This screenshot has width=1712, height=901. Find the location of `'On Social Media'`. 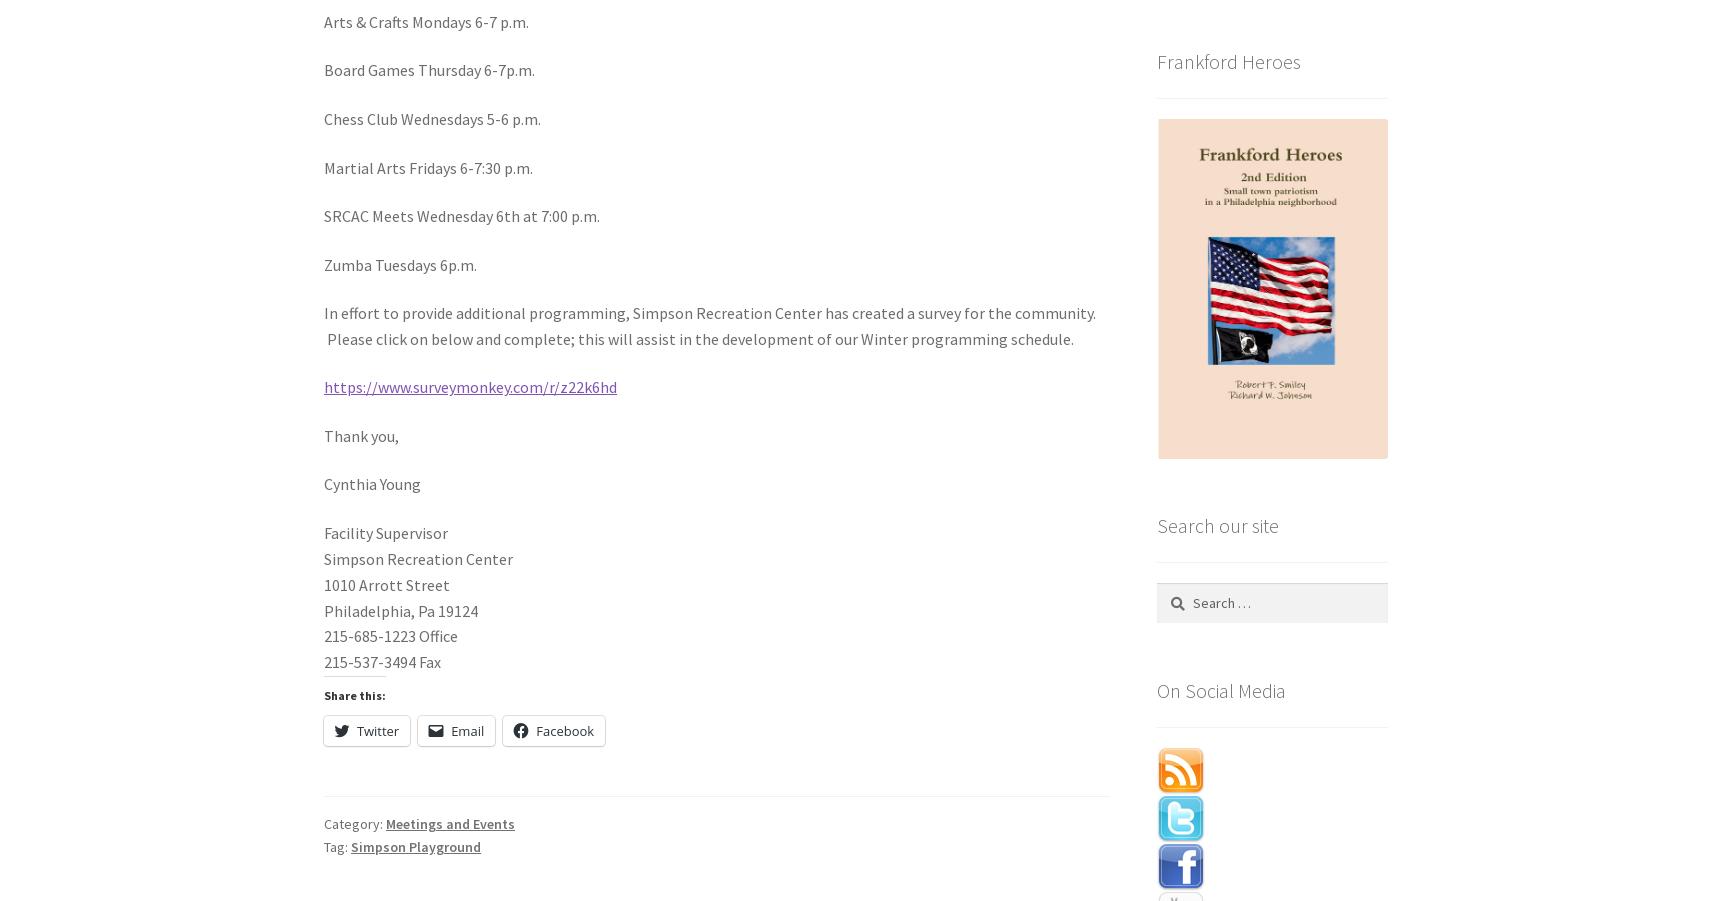

'On Social Media' is located at coordinates (1155, 689).